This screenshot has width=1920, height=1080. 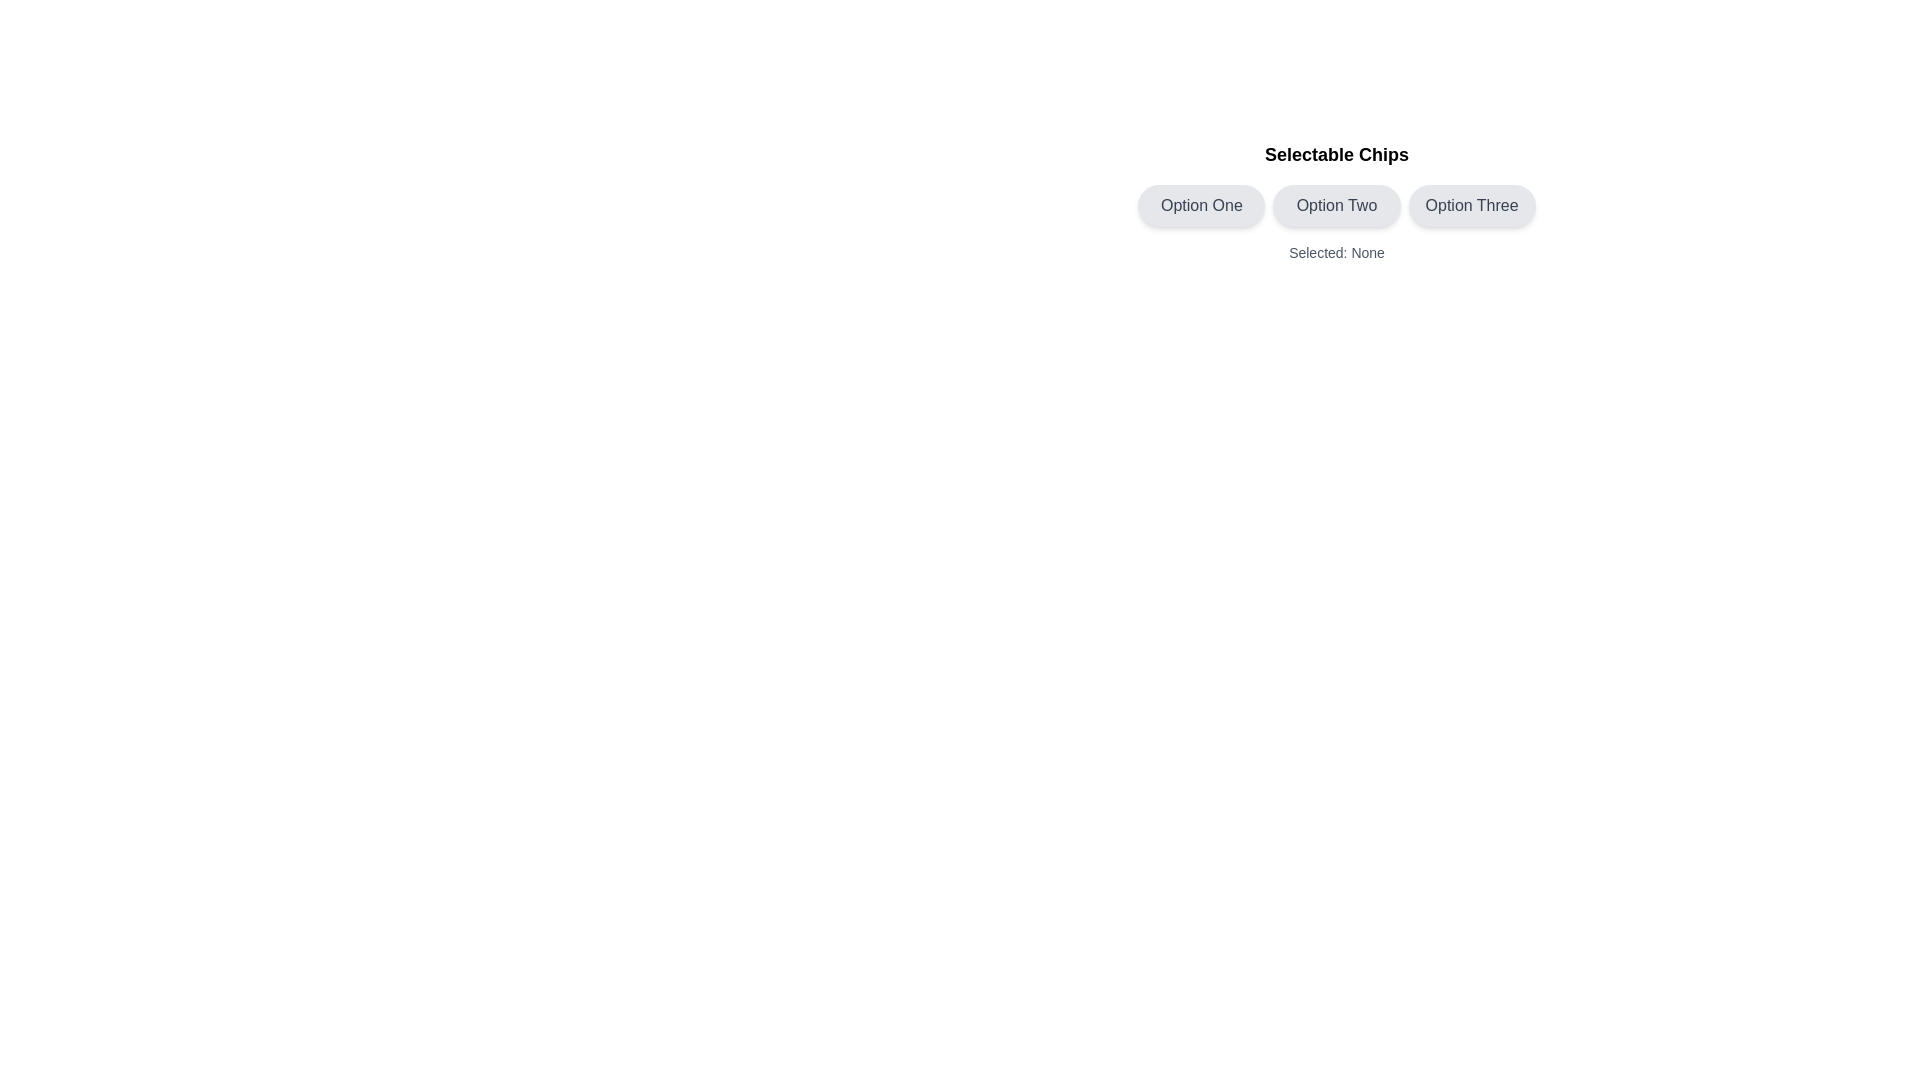 I want to click on the text label displaying 'Option Three', which is part of a button-like component with a light gray background, so click(x=1472, y=205).